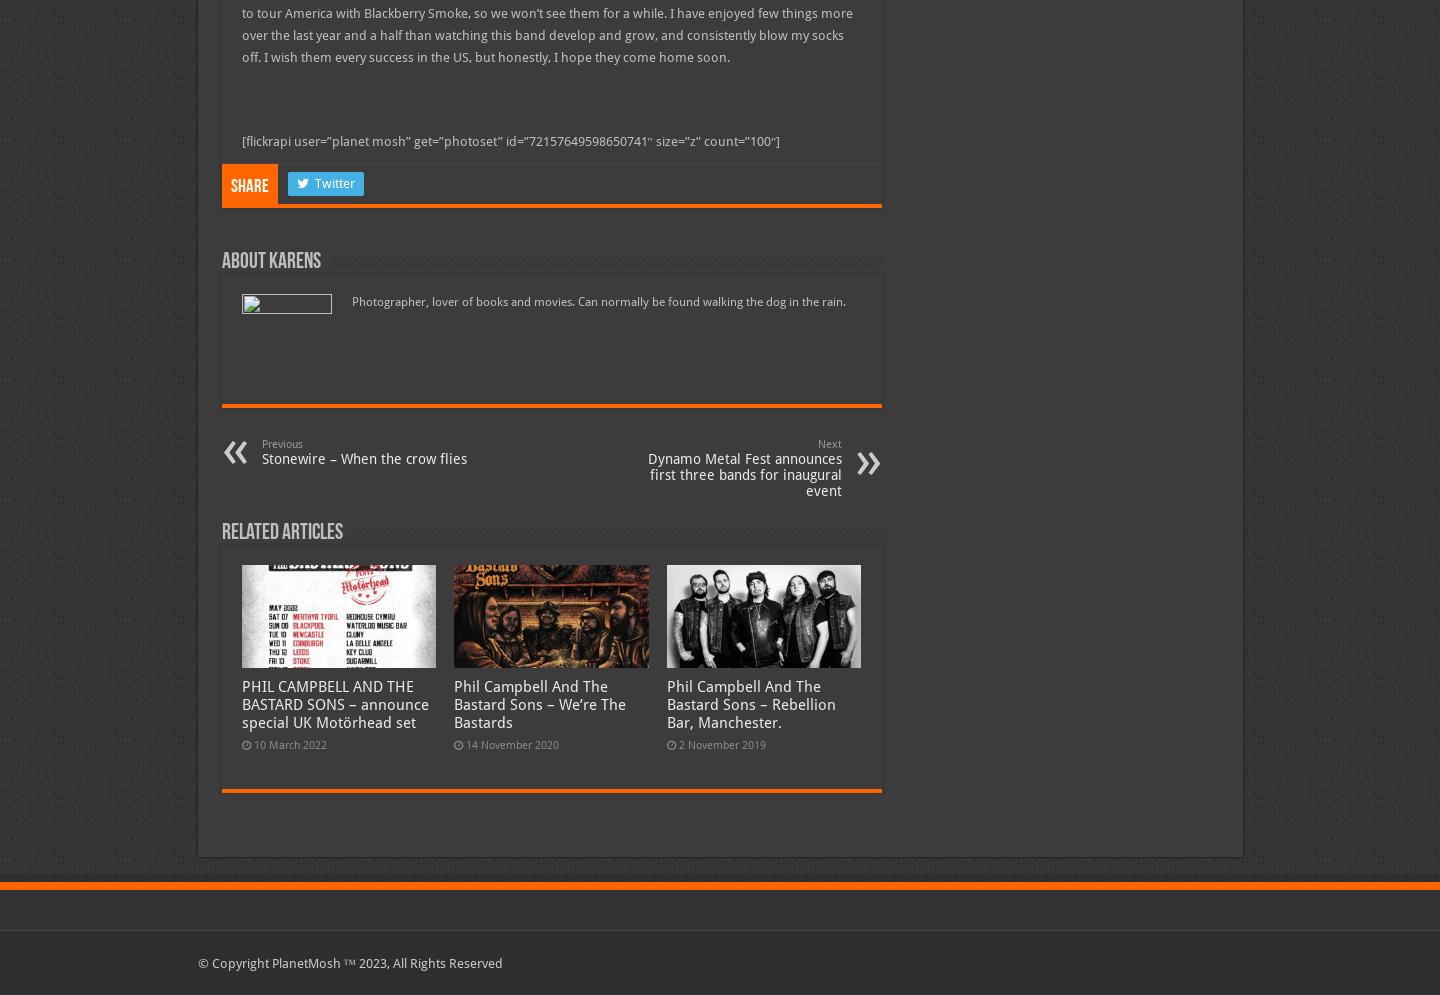  I want to click on 'About KarenS', so click(269, 262).